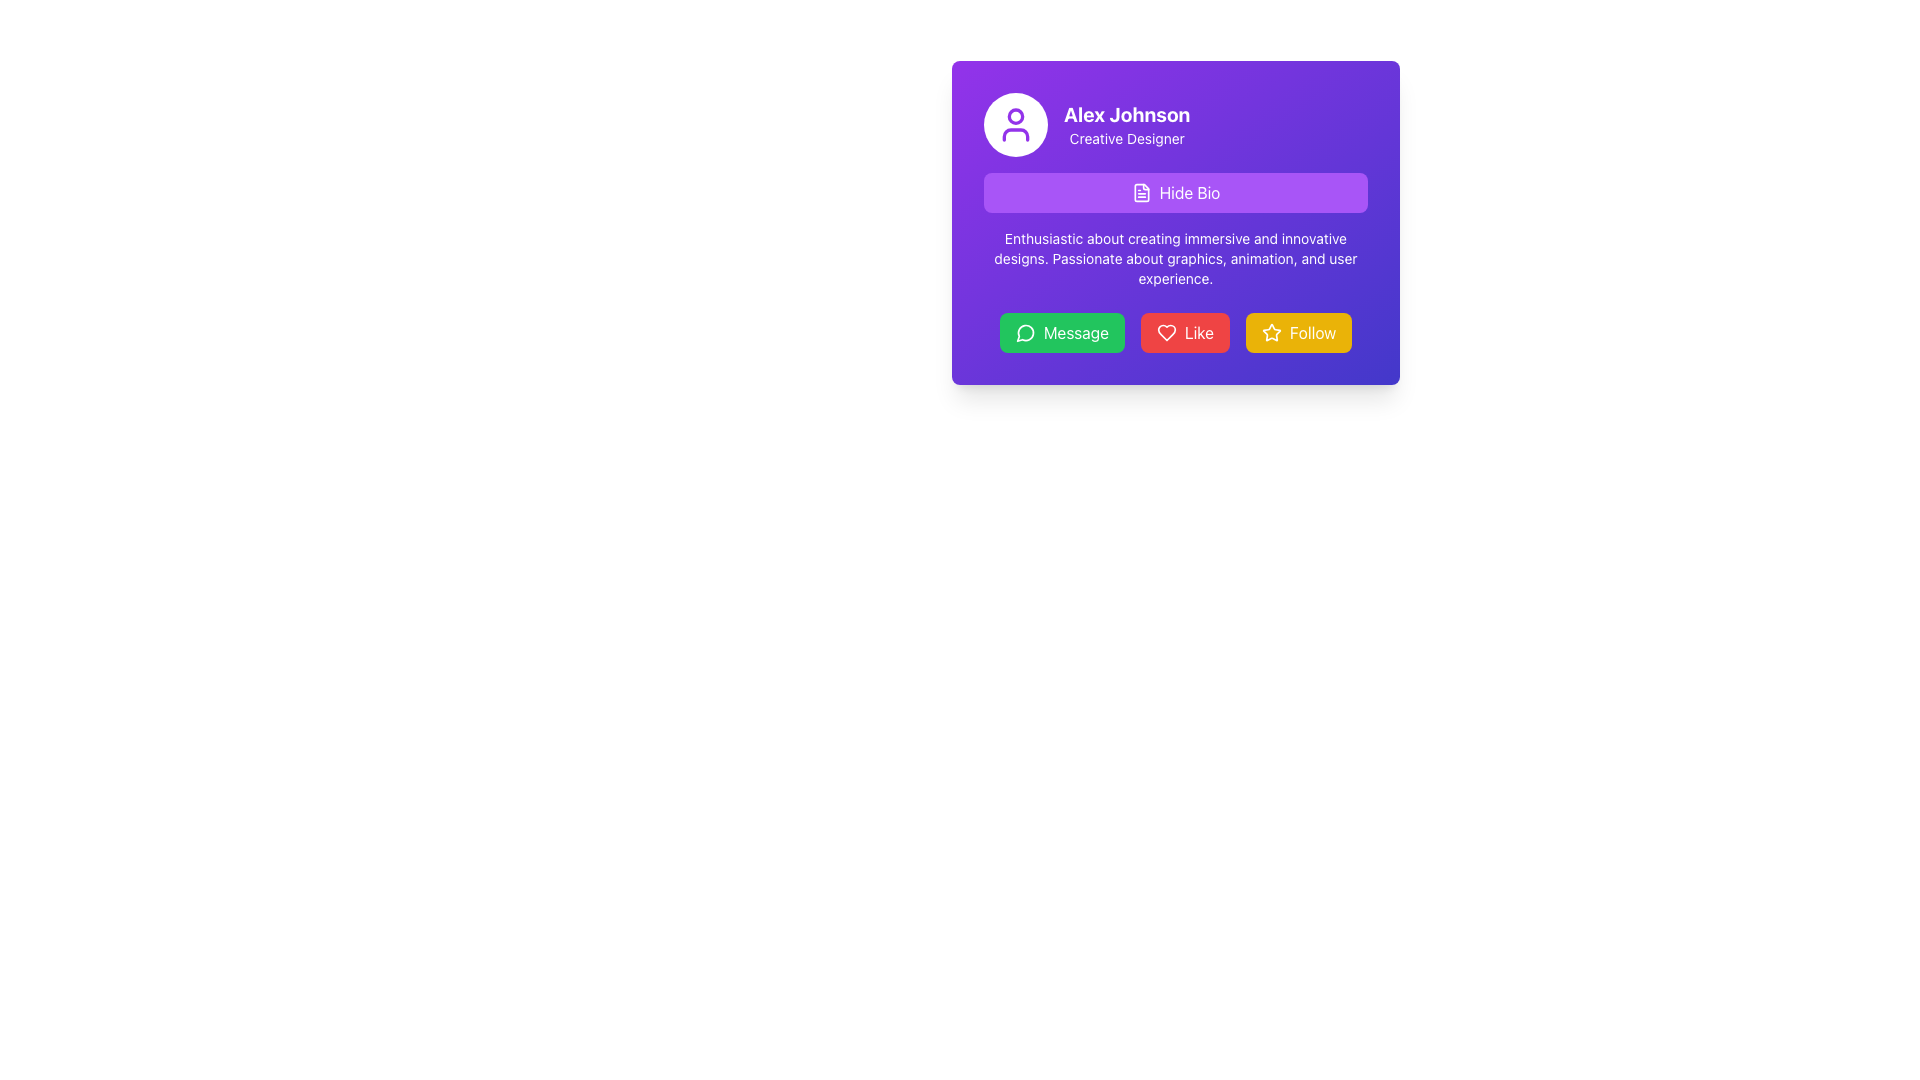 This screenshot has height=1080, width=1920. Describe the element at coordinates (1185, 331) in the screenshot. I see `the 'Like' button, which is the second button in a horizontal arrangement below the text content, located centrally between the green 'Message' button and the yellow 'Follow' button, to change its background shade` at that location.